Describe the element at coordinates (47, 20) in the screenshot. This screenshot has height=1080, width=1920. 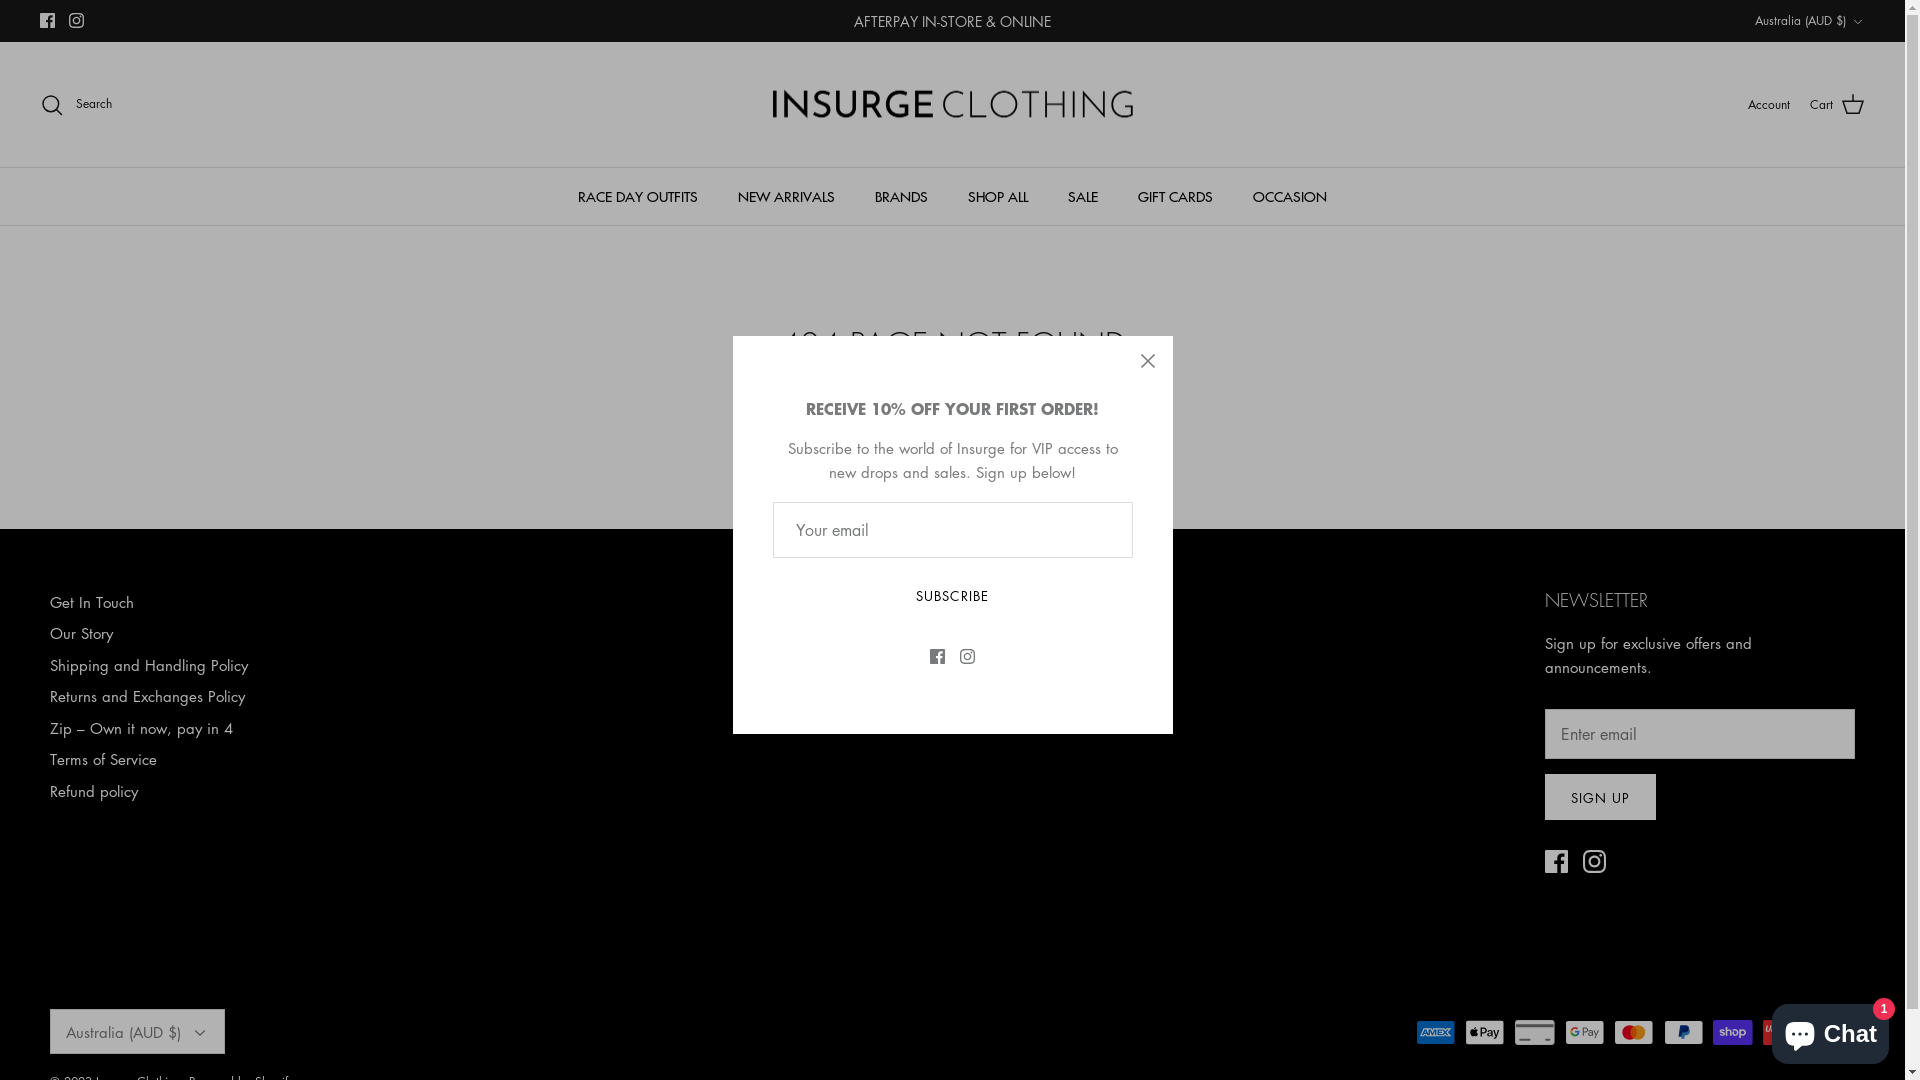
I see `'Facebook'` at that location.